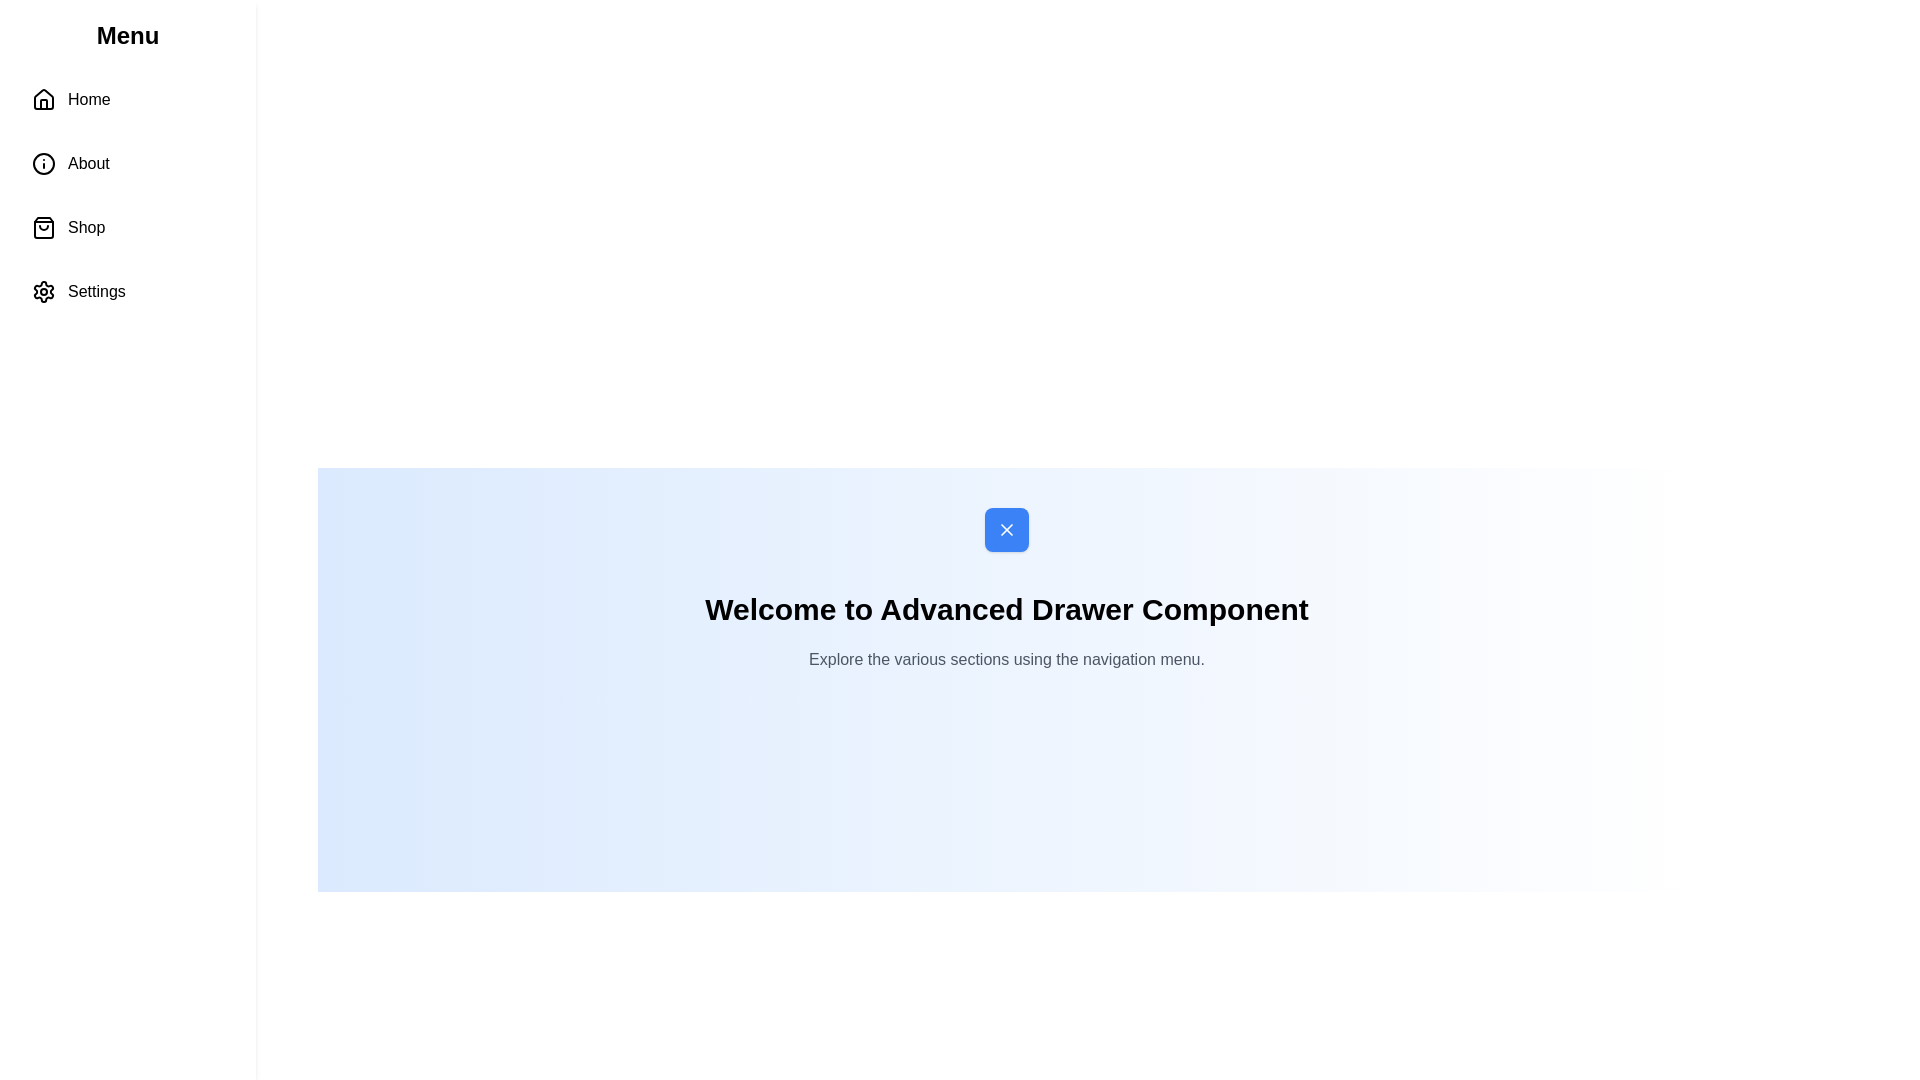 Image resolution: width=1920 pixels, height=1080 pixels. What do you see at coordinates (43, 292) in the screenshot?
I see `the settings icon located in the vertical navigation menu on the left side of the interface, which is the fourth item below the 'Shop' menu item` at bounding box center [43, 292].